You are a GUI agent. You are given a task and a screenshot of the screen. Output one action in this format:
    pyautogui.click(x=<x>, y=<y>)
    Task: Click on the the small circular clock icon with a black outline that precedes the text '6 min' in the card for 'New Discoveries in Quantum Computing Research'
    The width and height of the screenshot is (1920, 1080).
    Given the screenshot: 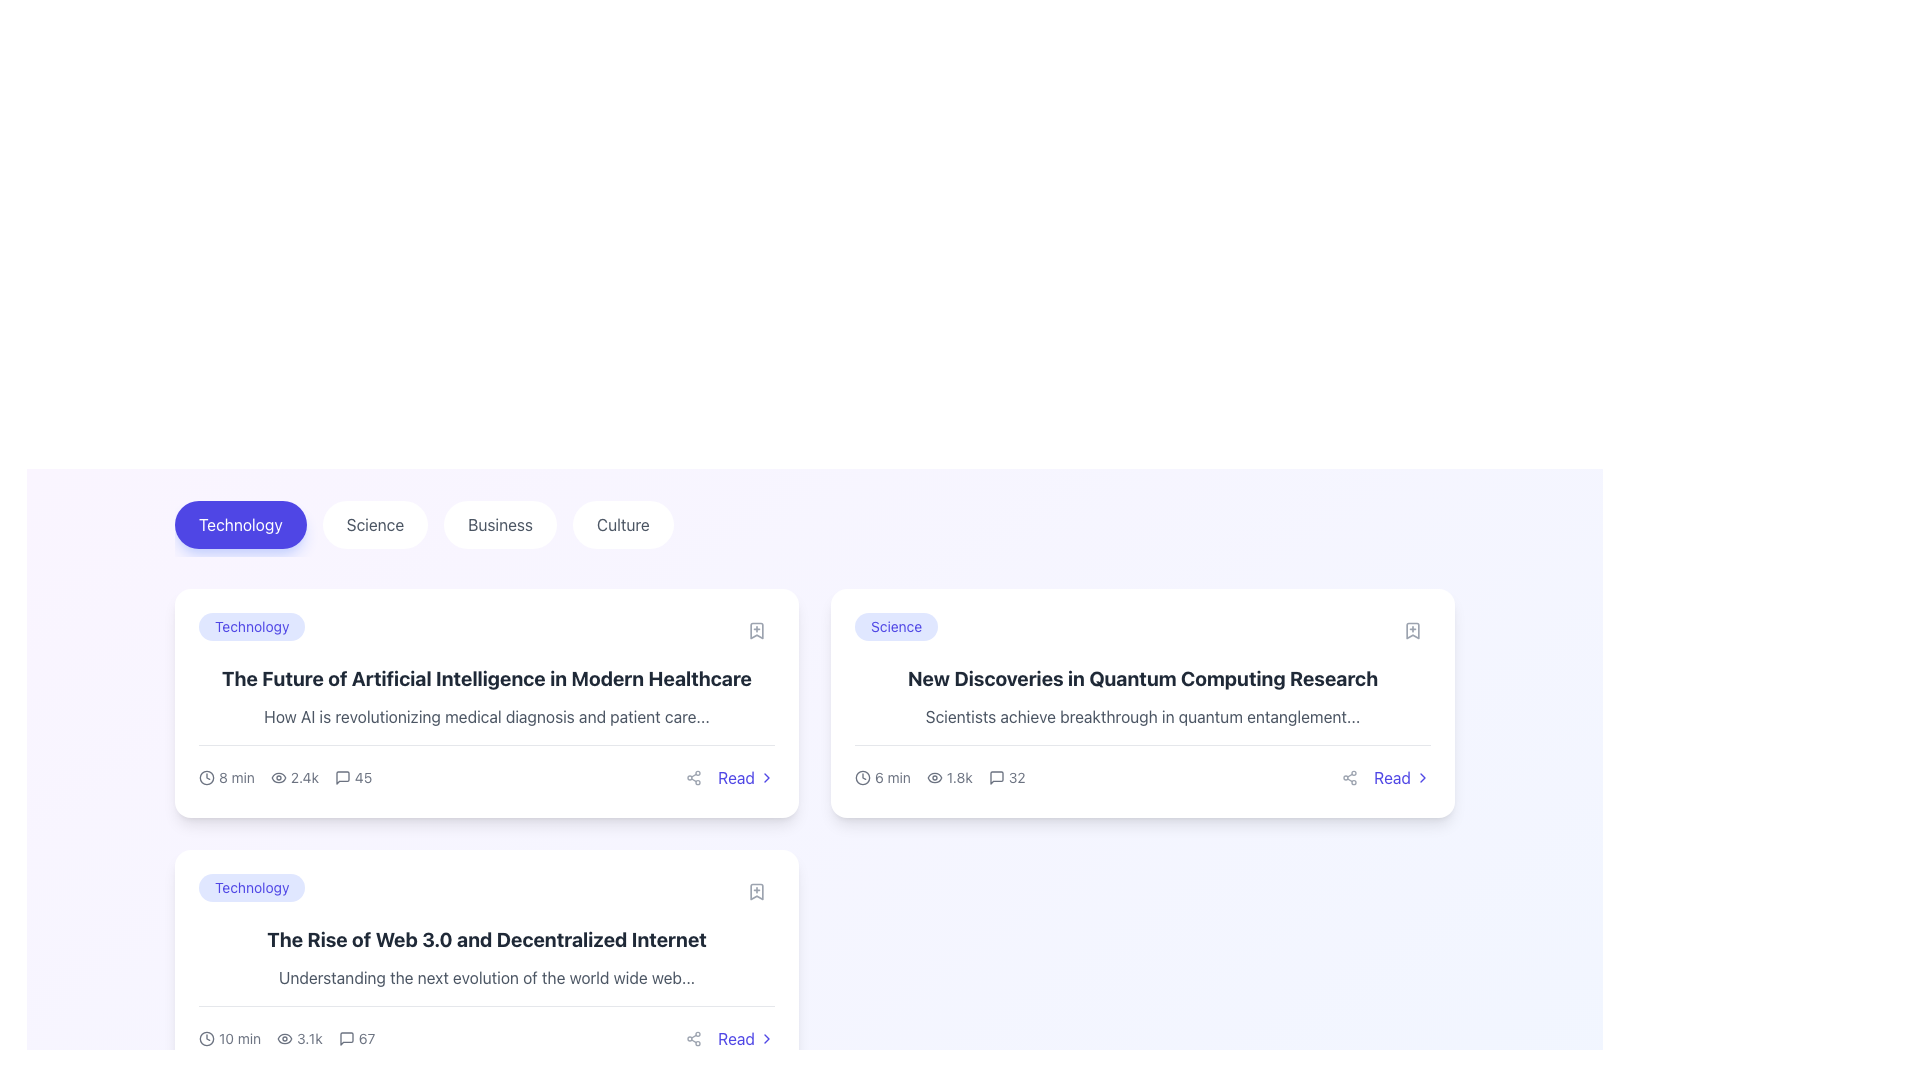 What is the action you would take?
    pyautogui.click(x=863, y=777)
    